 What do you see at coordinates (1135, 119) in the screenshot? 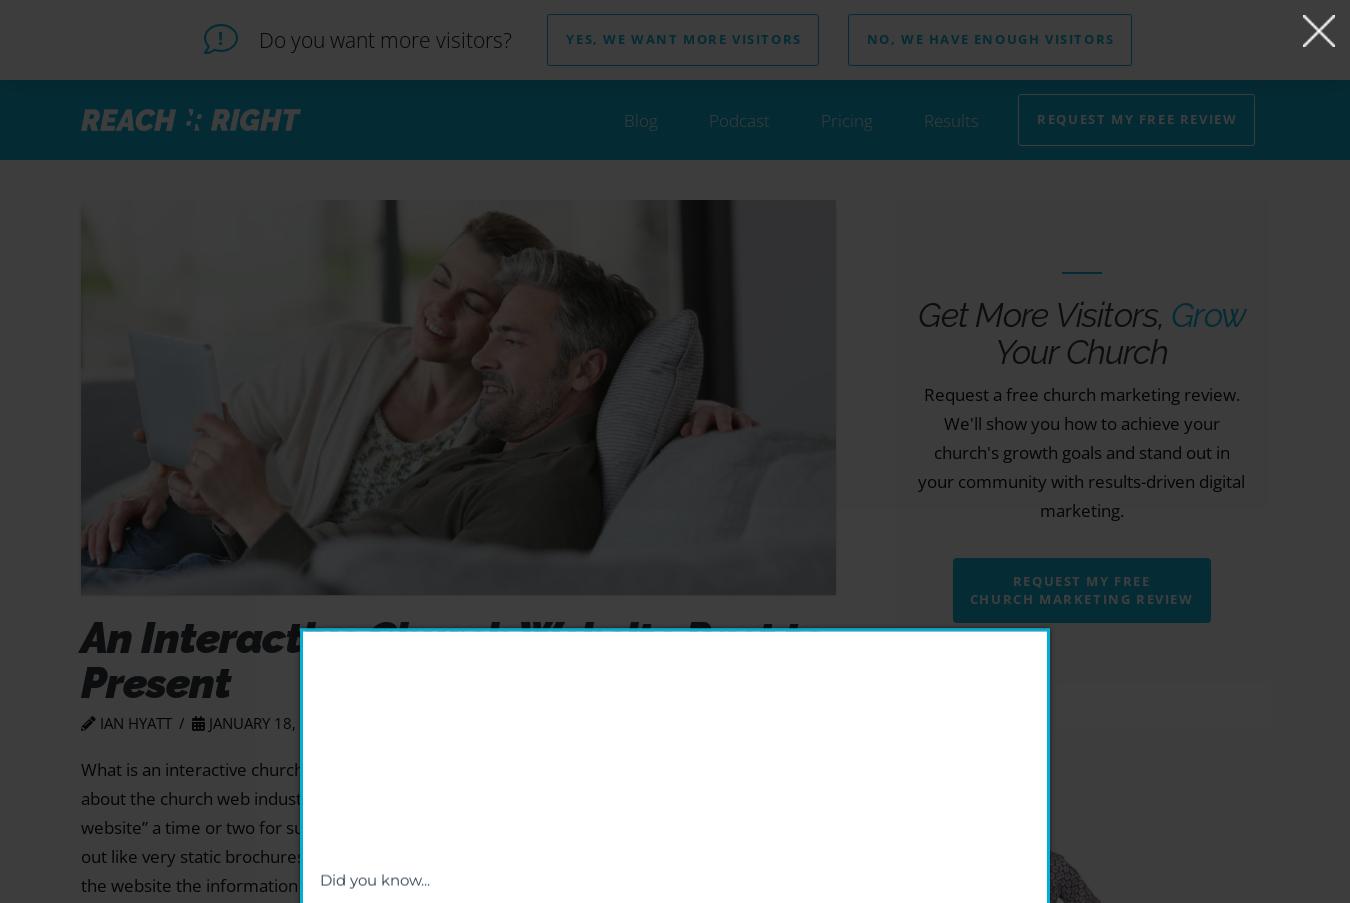
I see `'Request My Free Review'` at bounding box center [1135, 119].